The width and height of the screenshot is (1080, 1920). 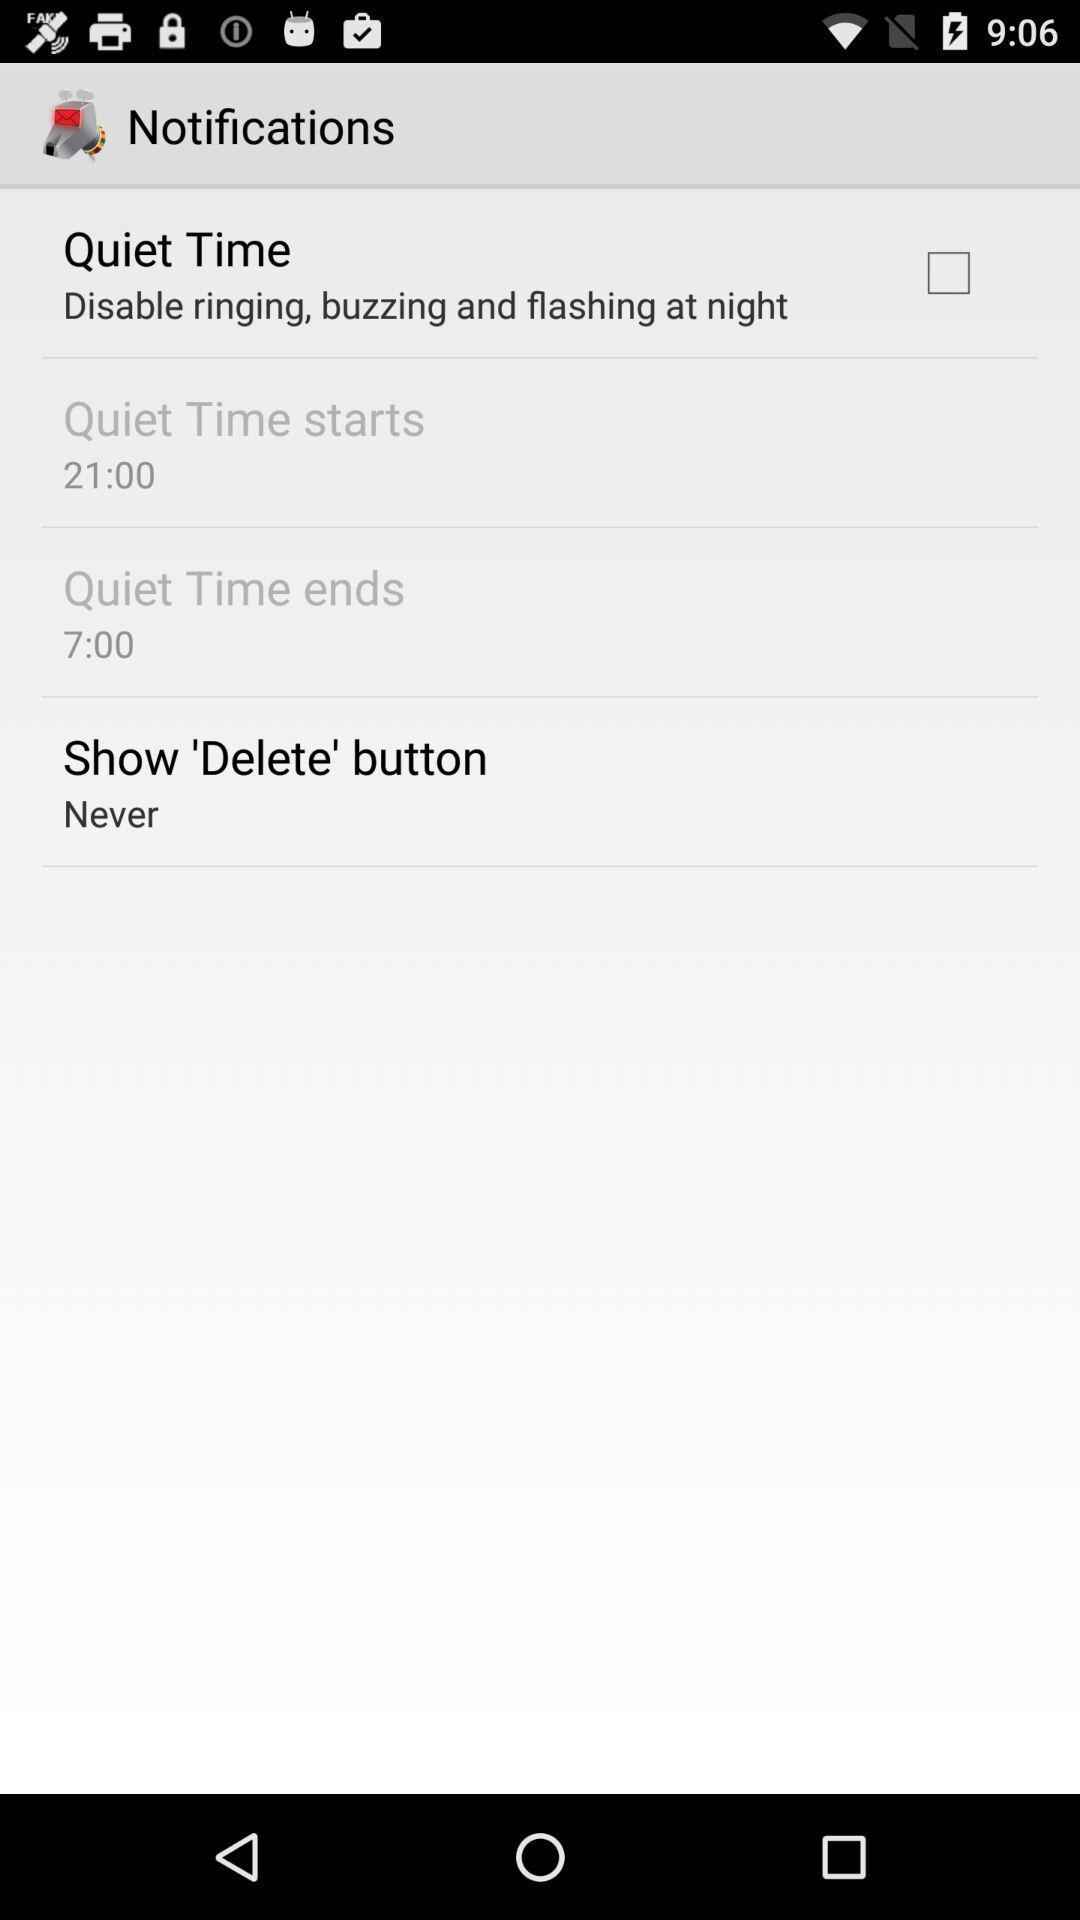 I want to click on the icon below quiet time, so click(x=424, y=303).